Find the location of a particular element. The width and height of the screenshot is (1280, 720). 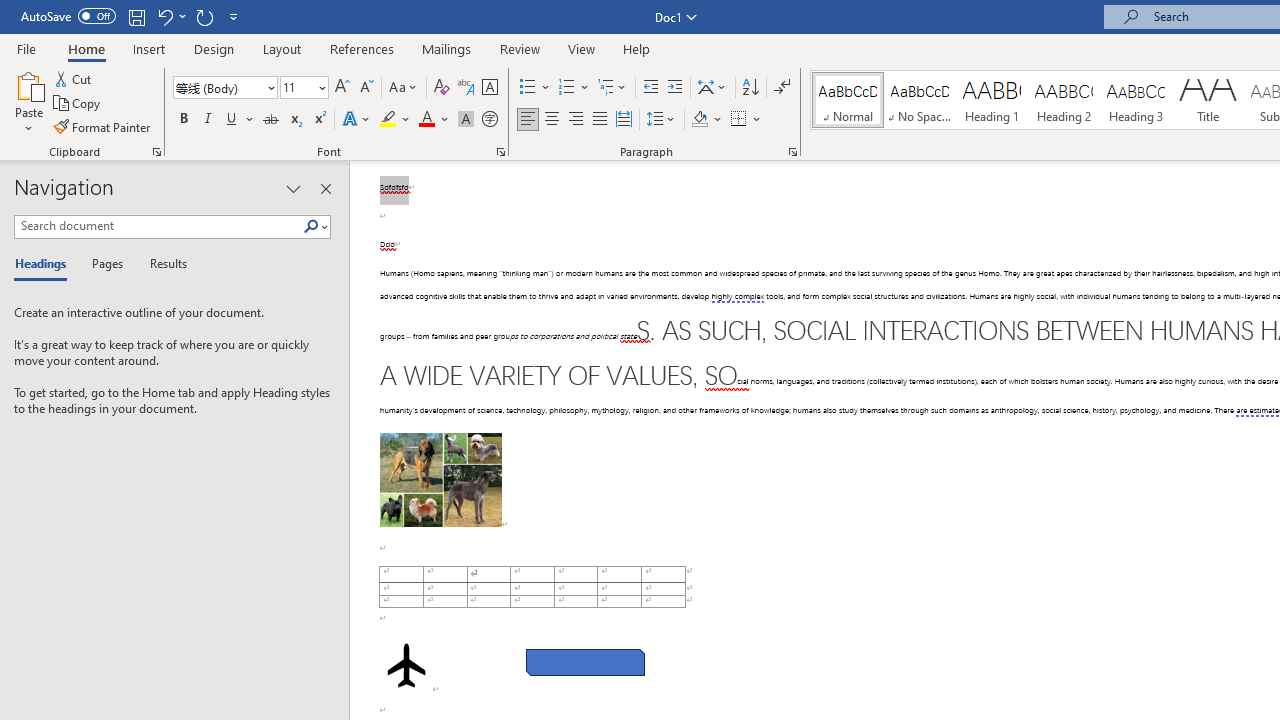

'Cut' is located at coordinates (74, 78).